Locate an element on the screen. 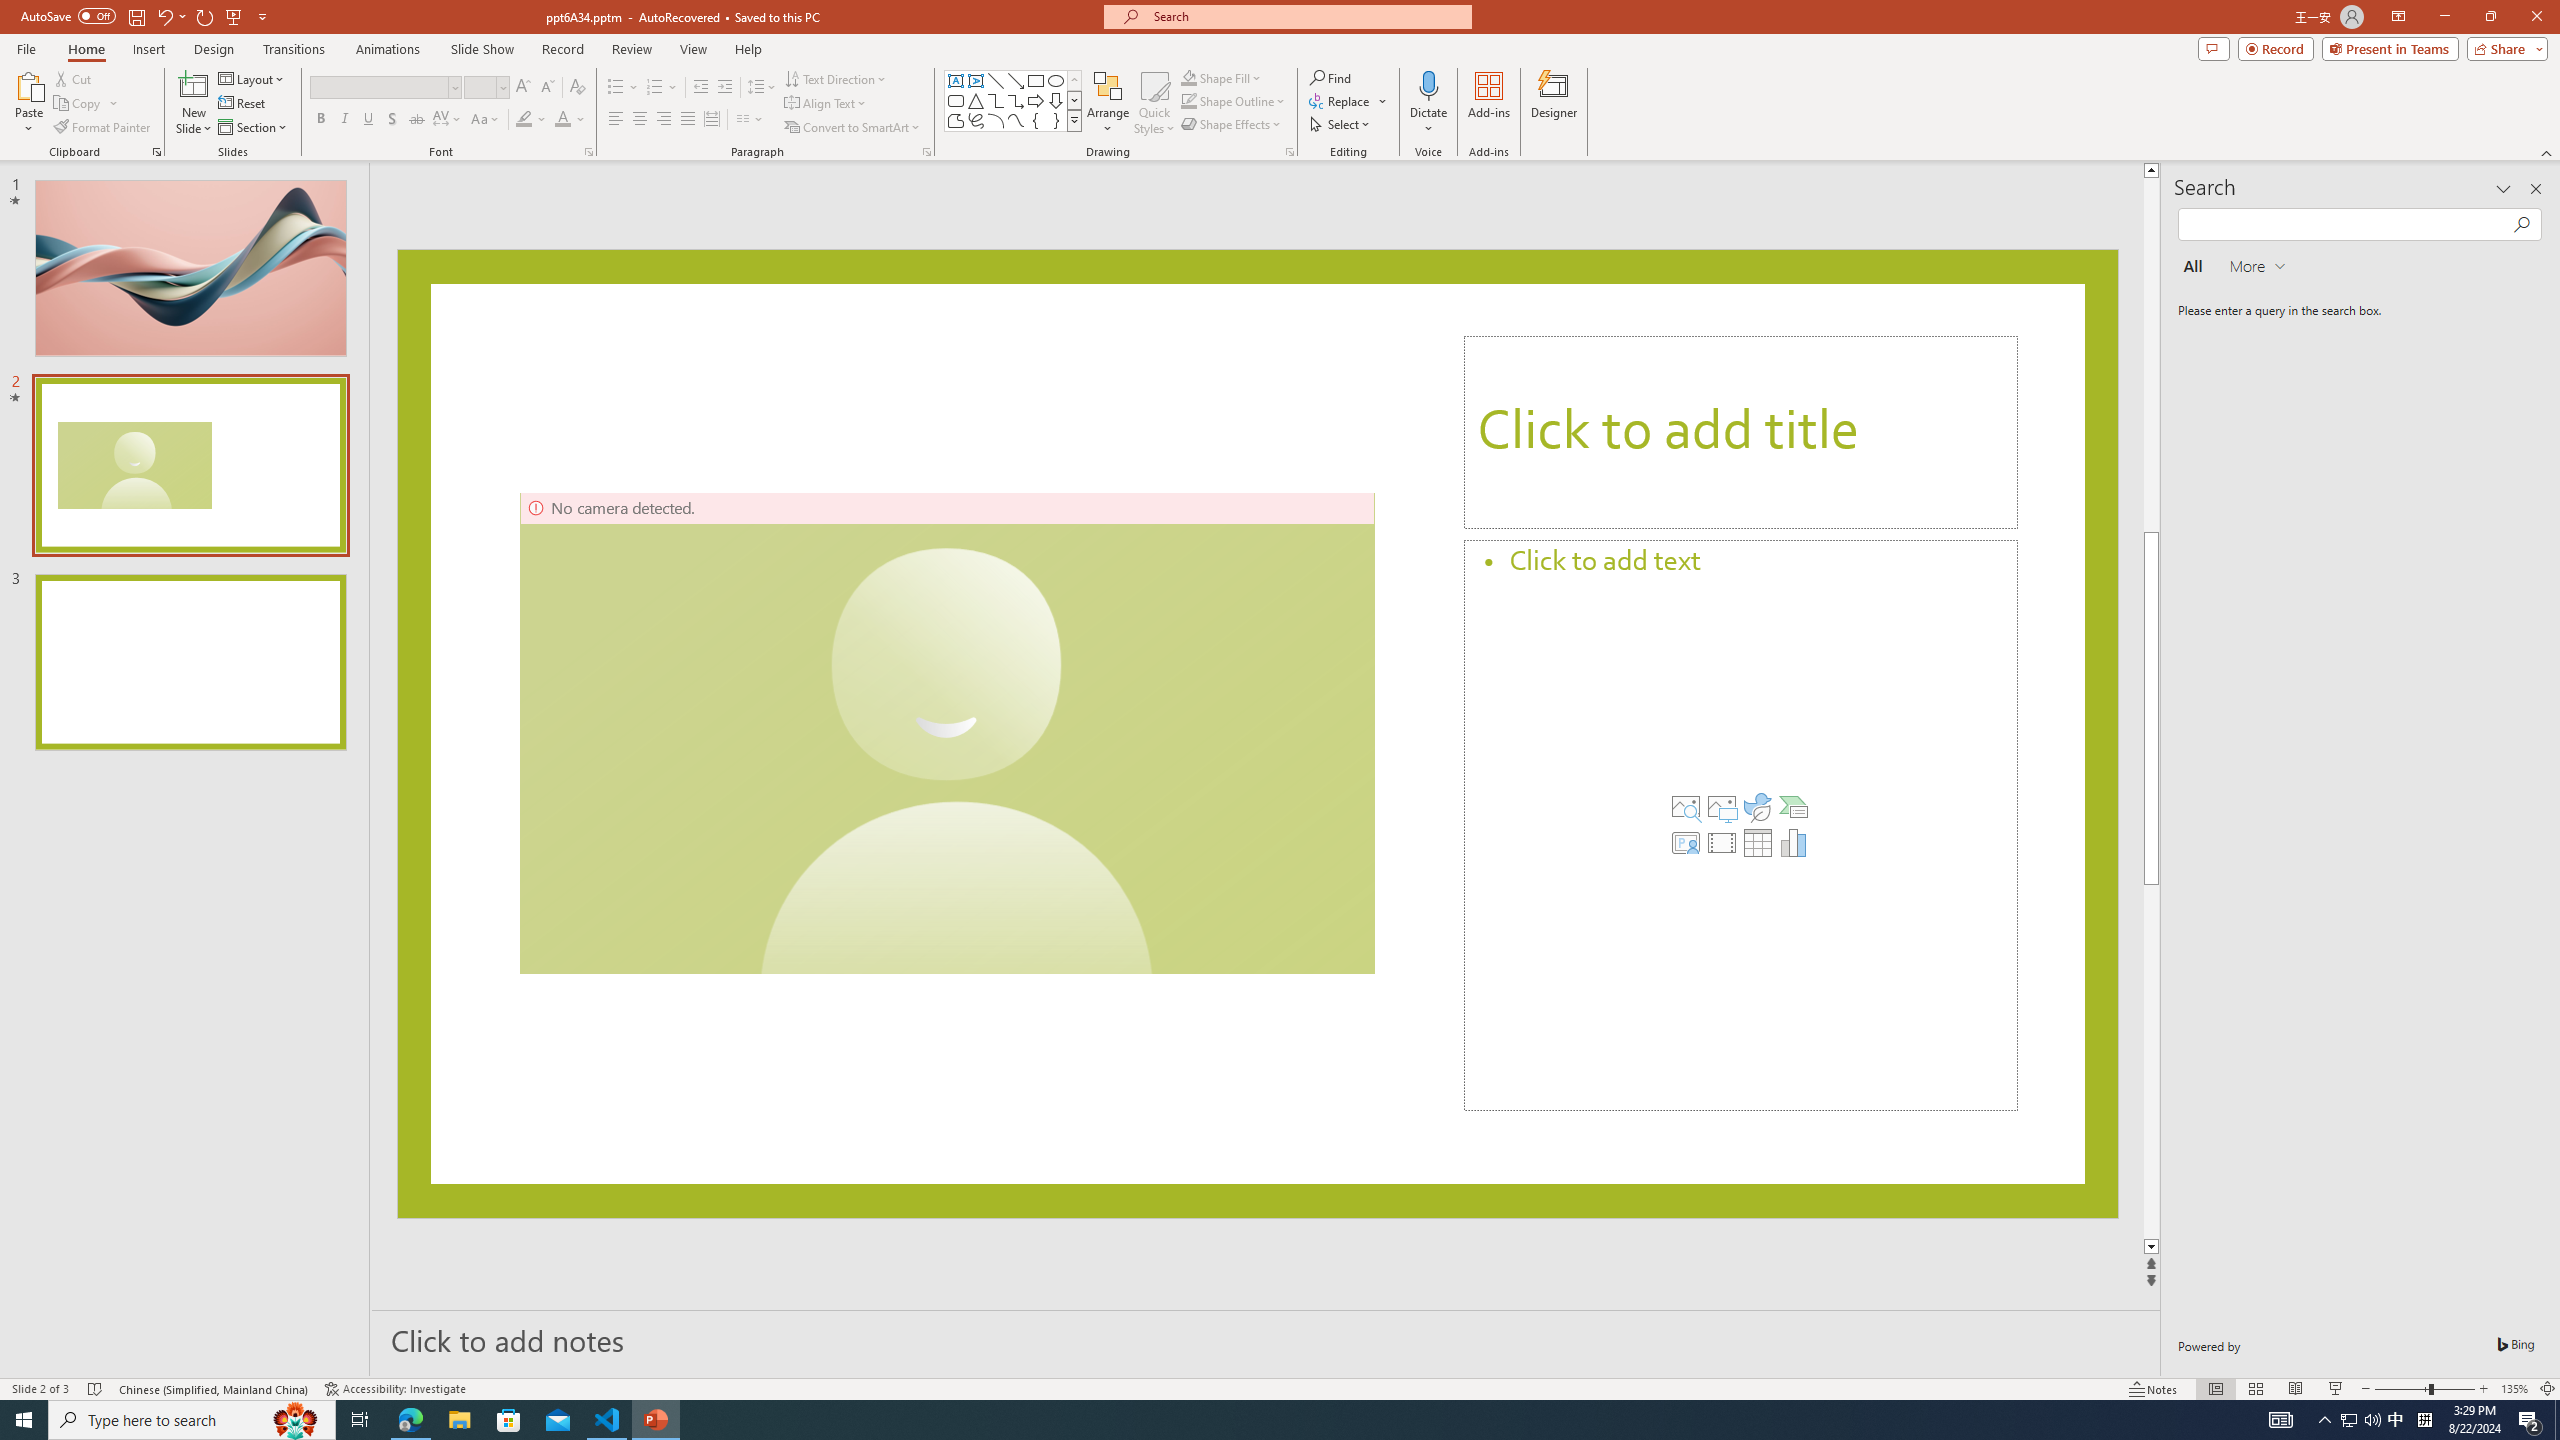  'Line Arrow' is located at coordinates (1015, 80).